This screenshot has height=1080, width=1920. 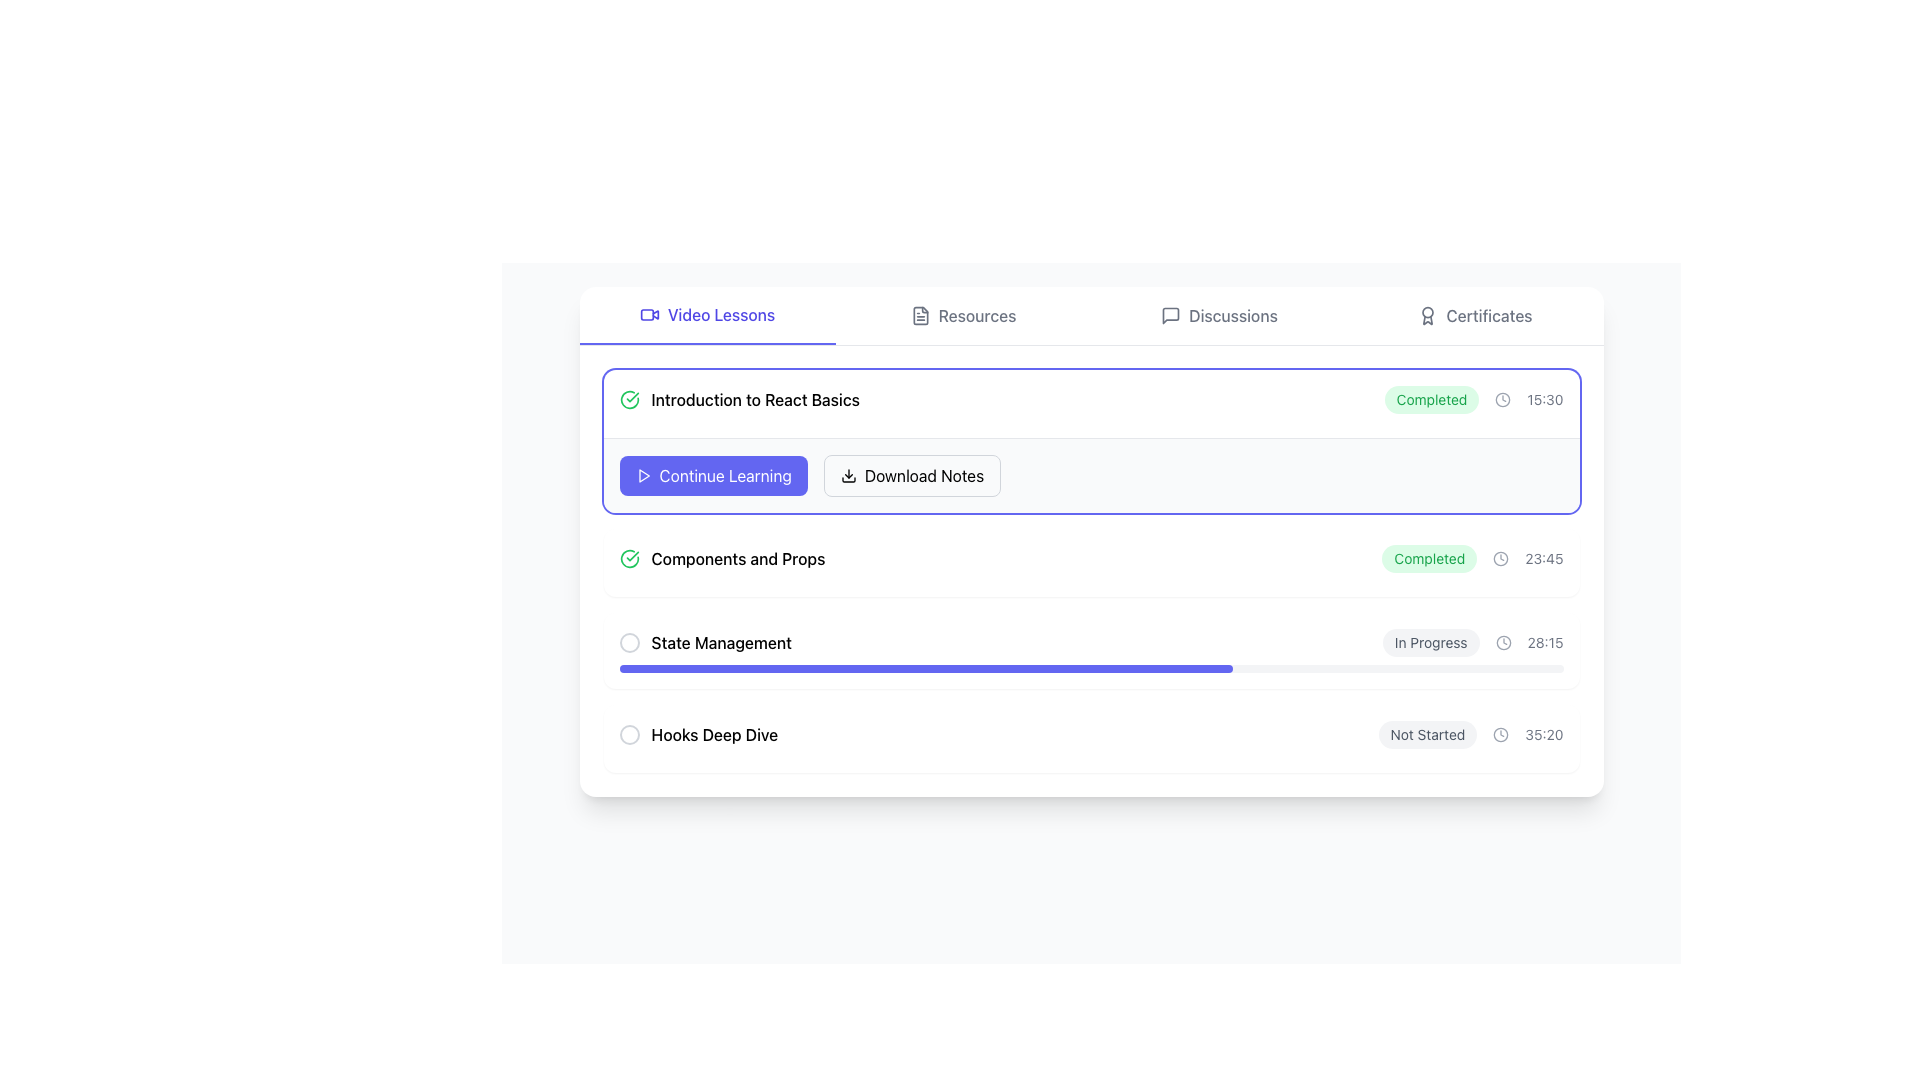 What do you see at coordinates (1426, 735) in the screenshot?
I see `the badge labeled 'Not Started' which has a light gray background and is positioned towards the right in the bottom section of a card layout` at bounding box center [1426, 735].